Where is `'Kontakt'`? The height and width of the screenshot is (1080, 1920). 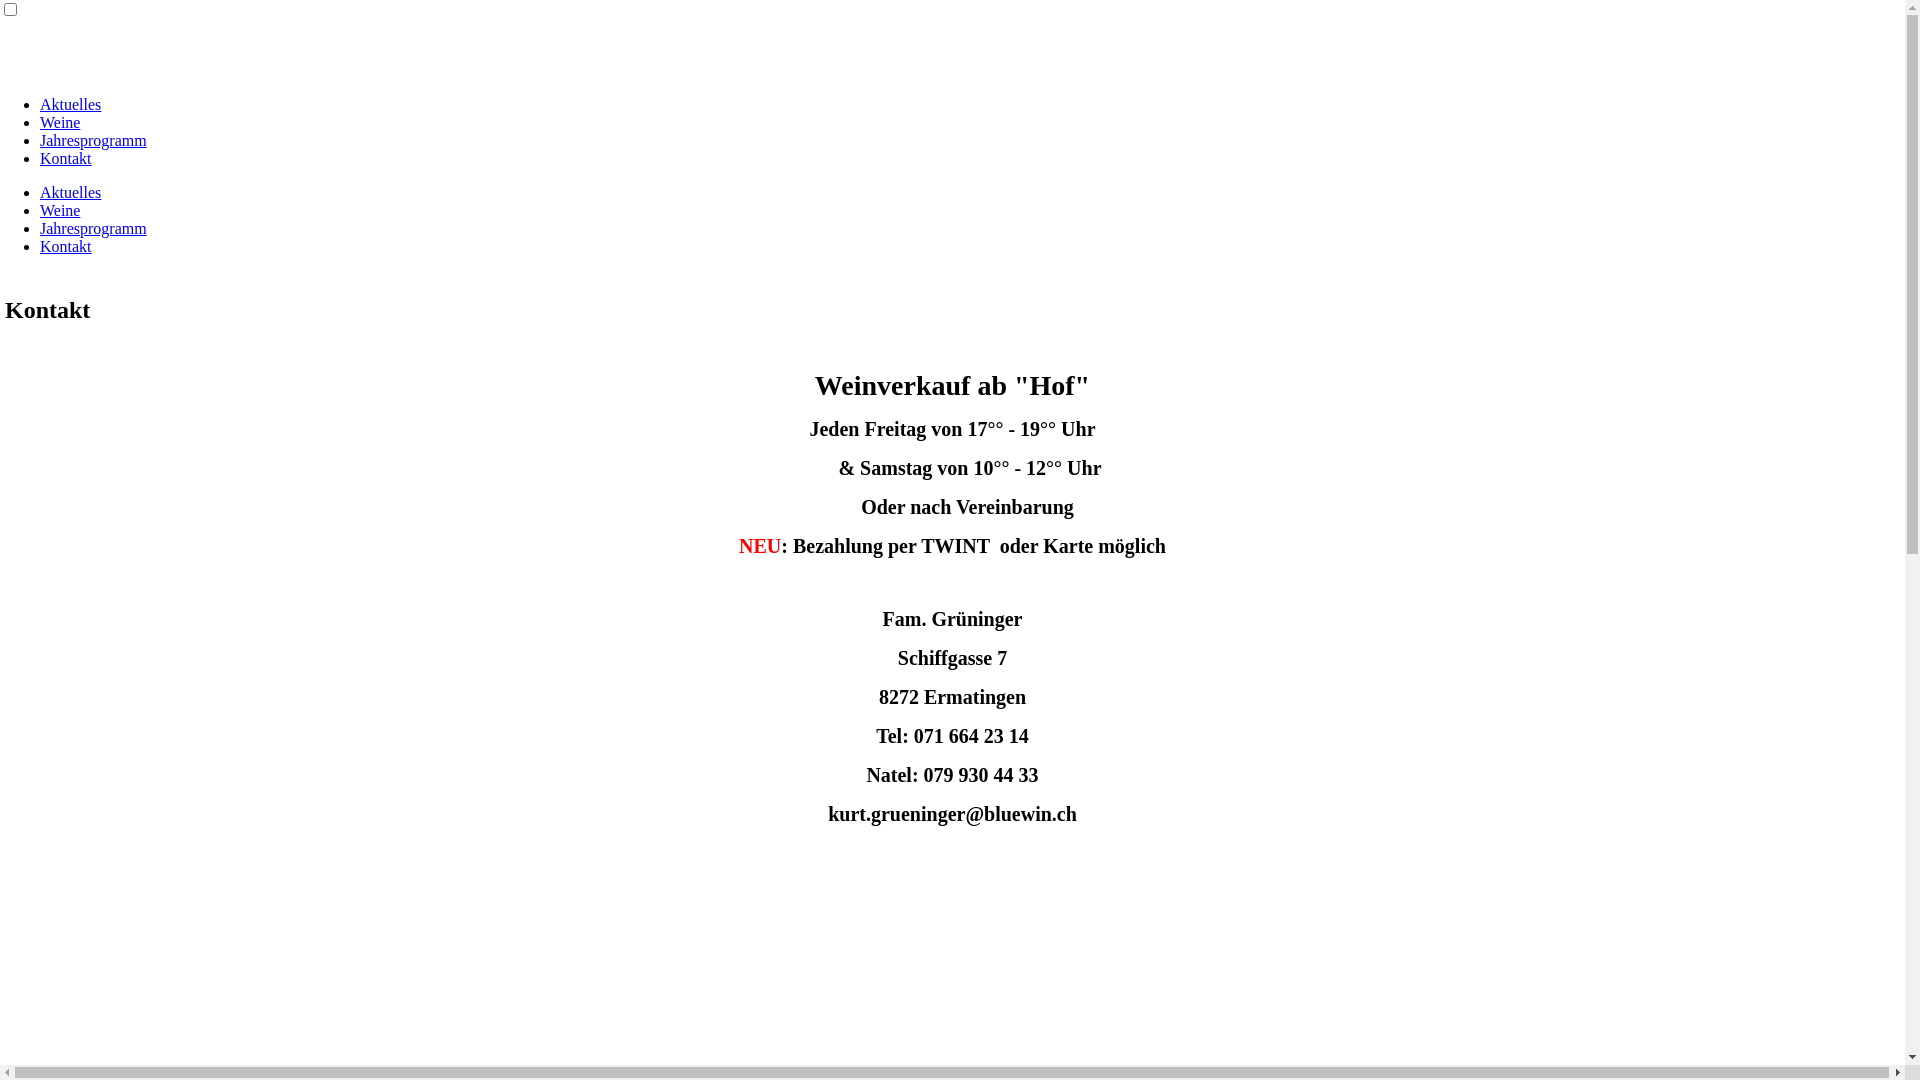
'Kontakt' is located at coordinates (66, 245).